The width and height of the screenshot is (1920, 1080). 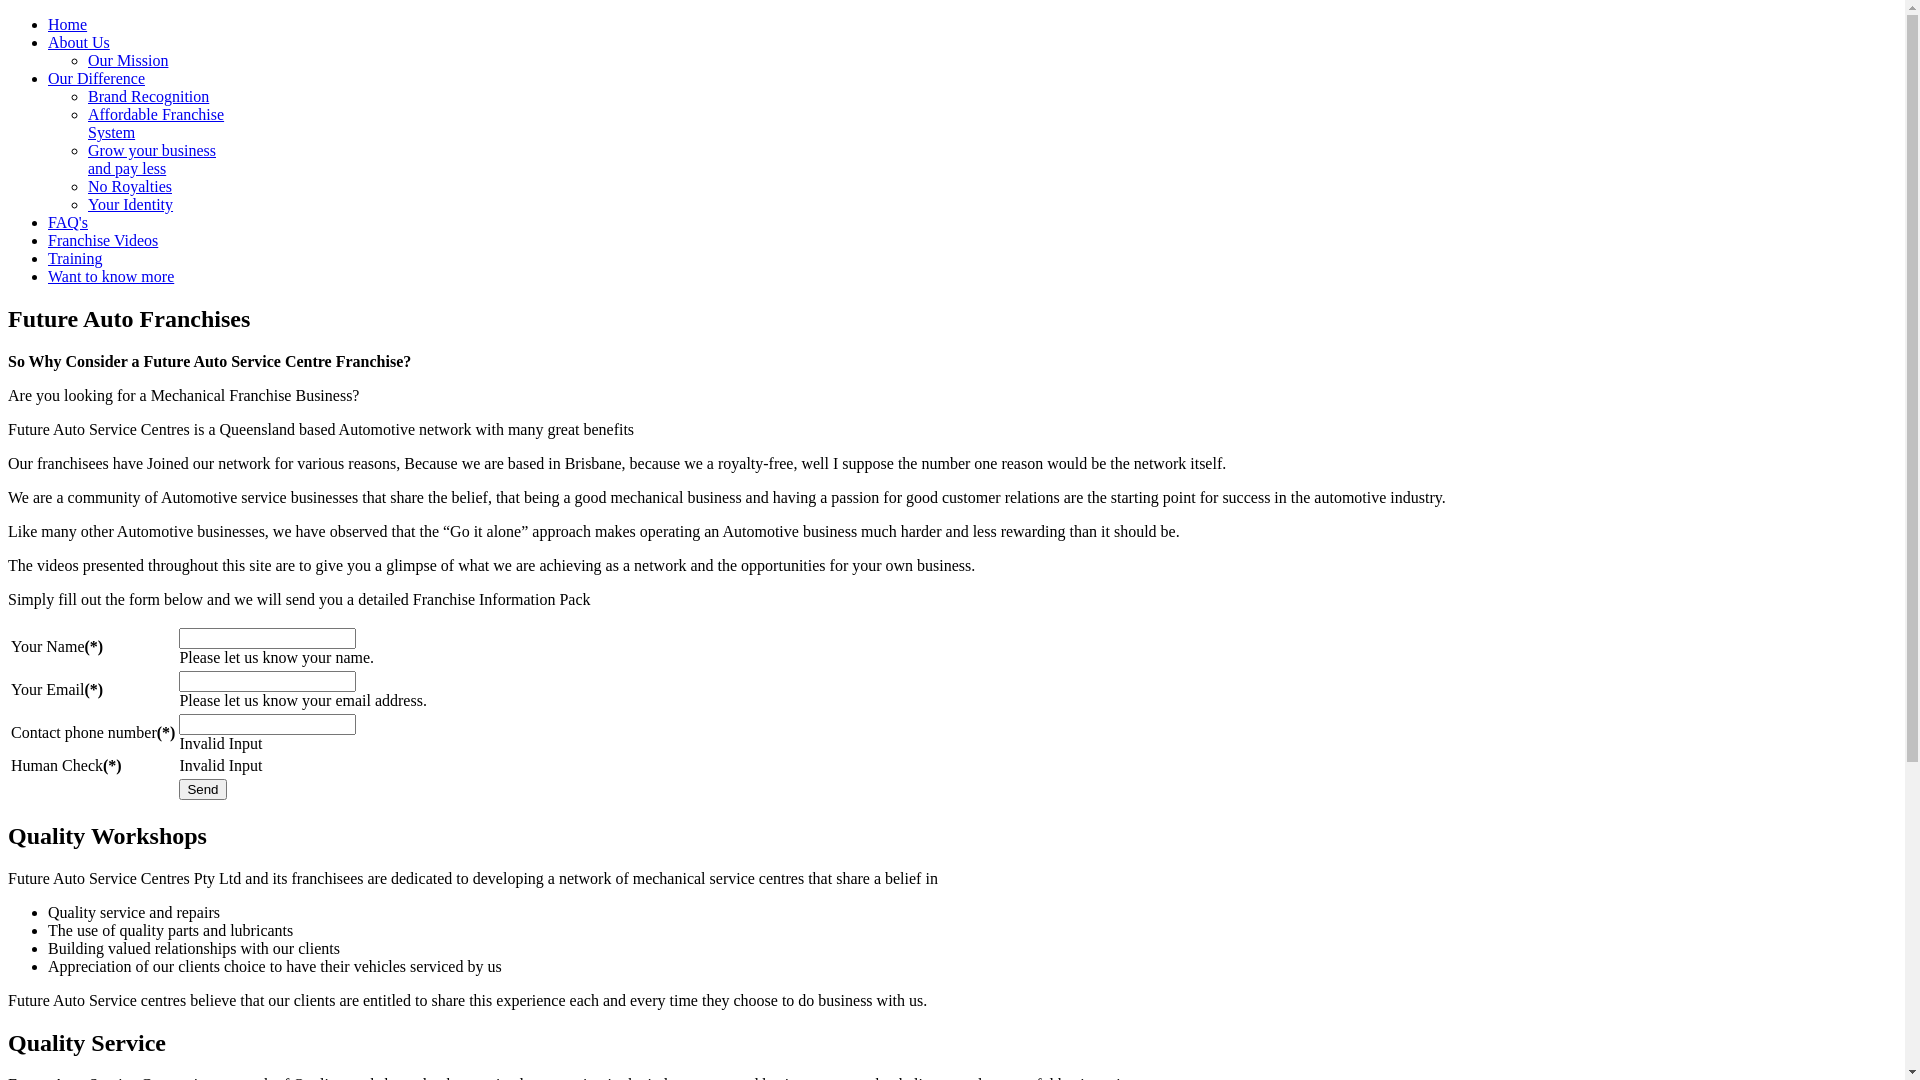 What do you see at coordinates (67, 222) in the screenshot?
I see `'FAQ's'` at bounding box center [67, 222].